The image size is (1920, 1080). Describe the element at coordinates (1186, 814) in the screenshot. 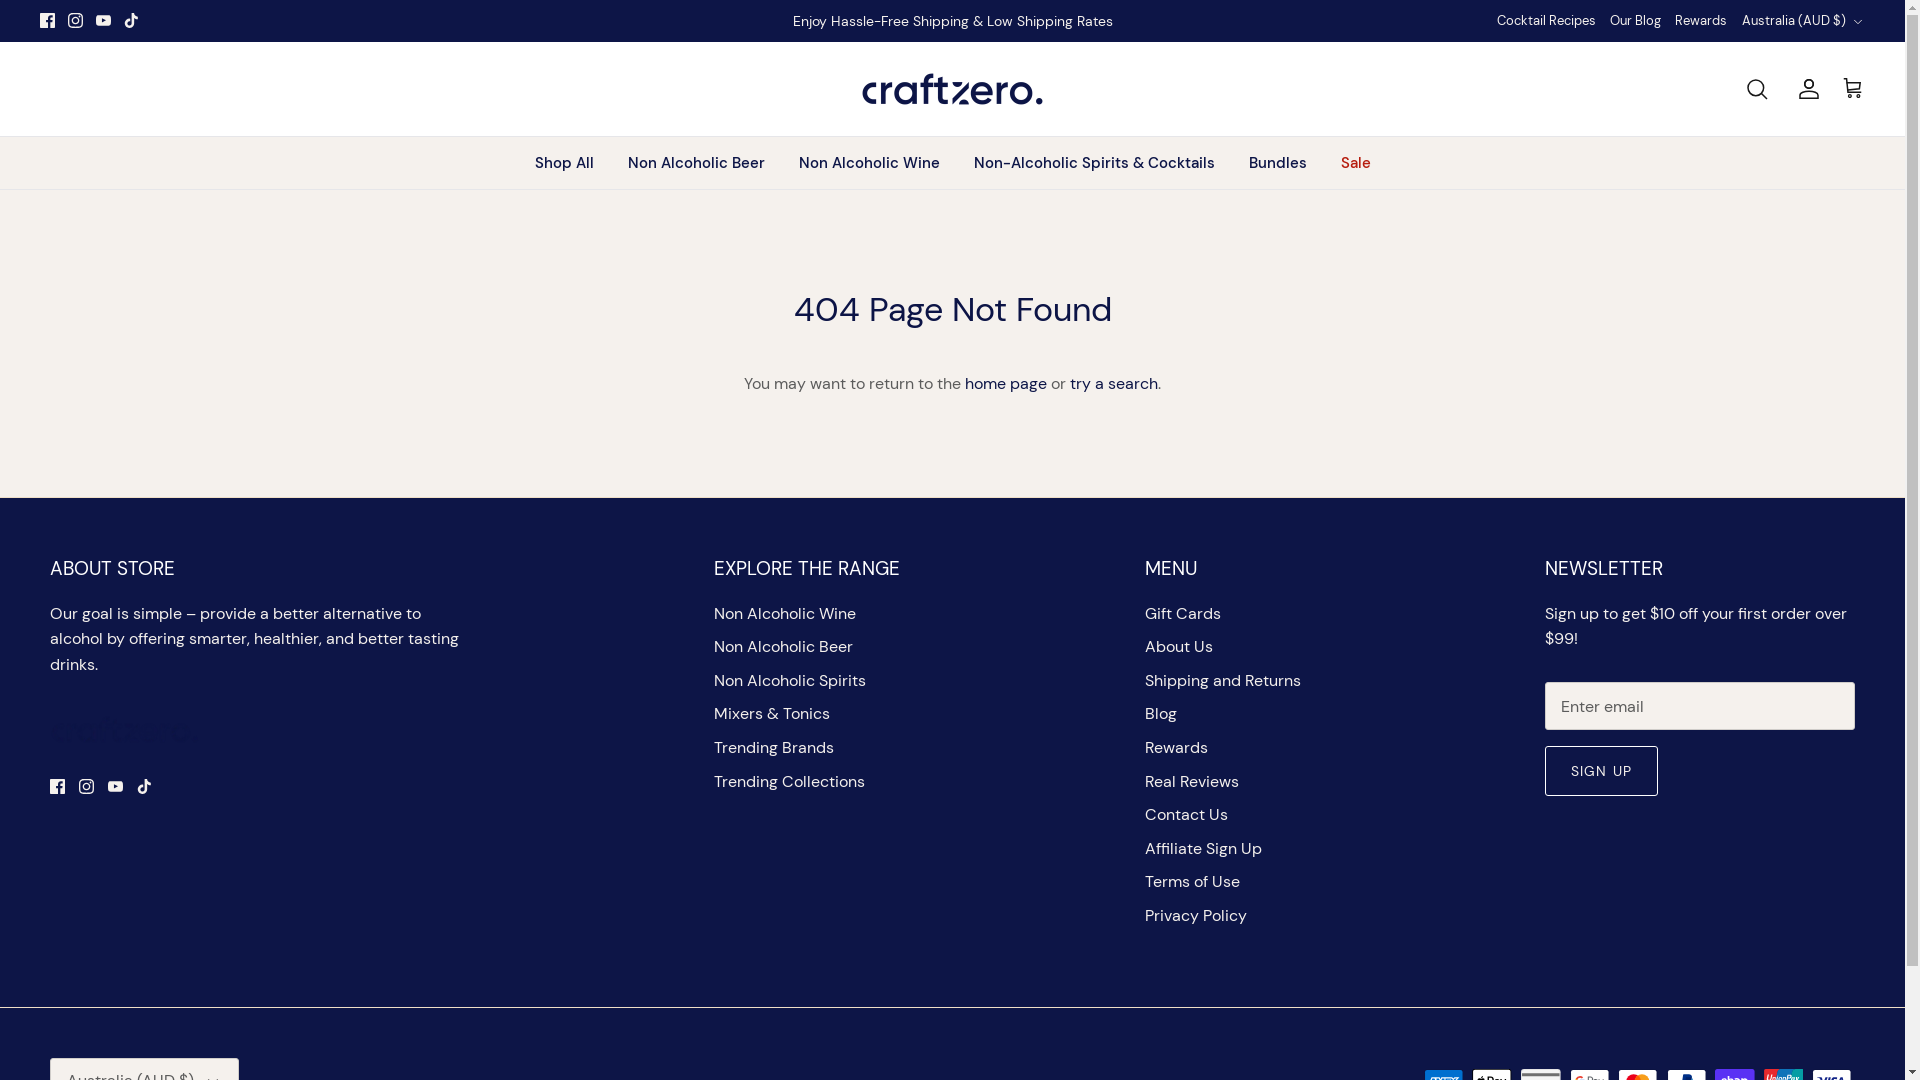

I see `'Contact Us'` at that location.